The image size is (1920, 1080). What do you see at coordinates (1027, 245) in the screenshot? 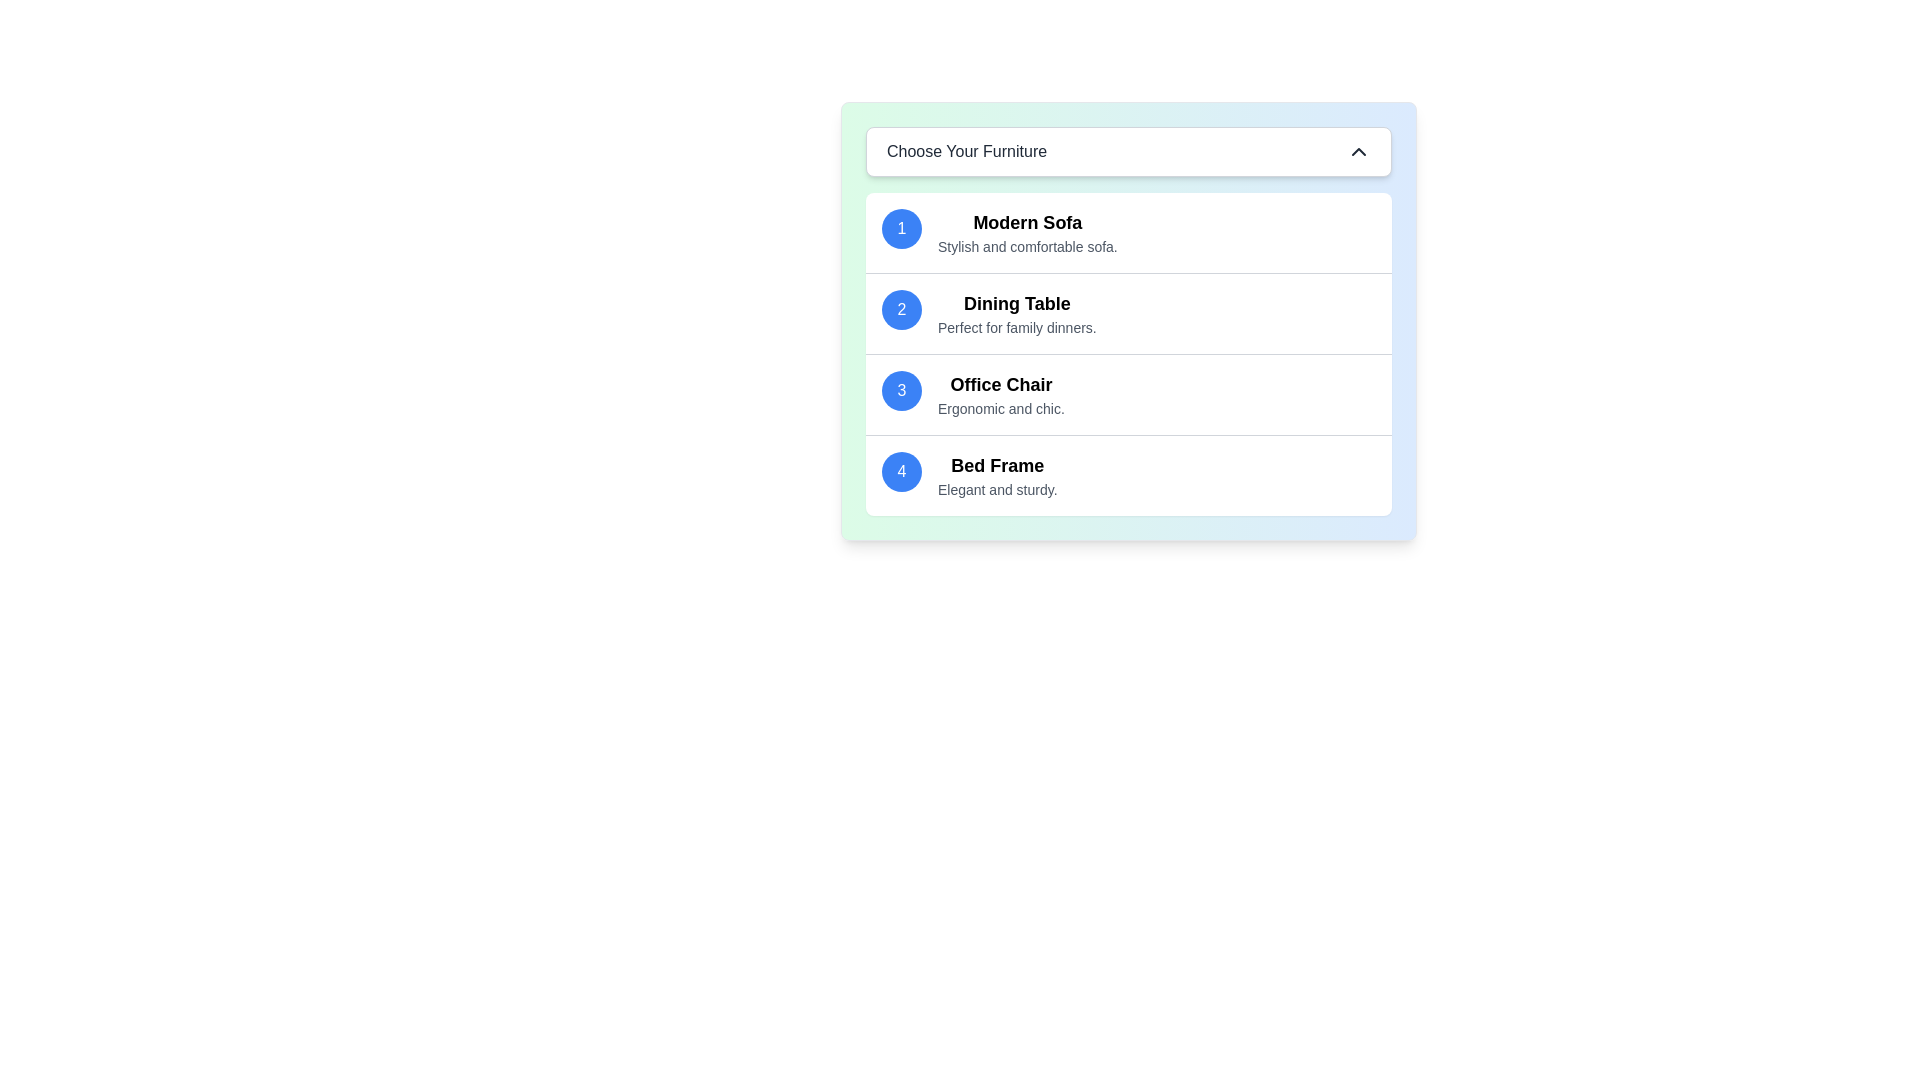
I see `the static text element that reads 'Stylish and comfortable sofa.', which is styled in small gray font and located beneath the bold text 'Modern Sofa.'` at bounding box center [1027, 245].